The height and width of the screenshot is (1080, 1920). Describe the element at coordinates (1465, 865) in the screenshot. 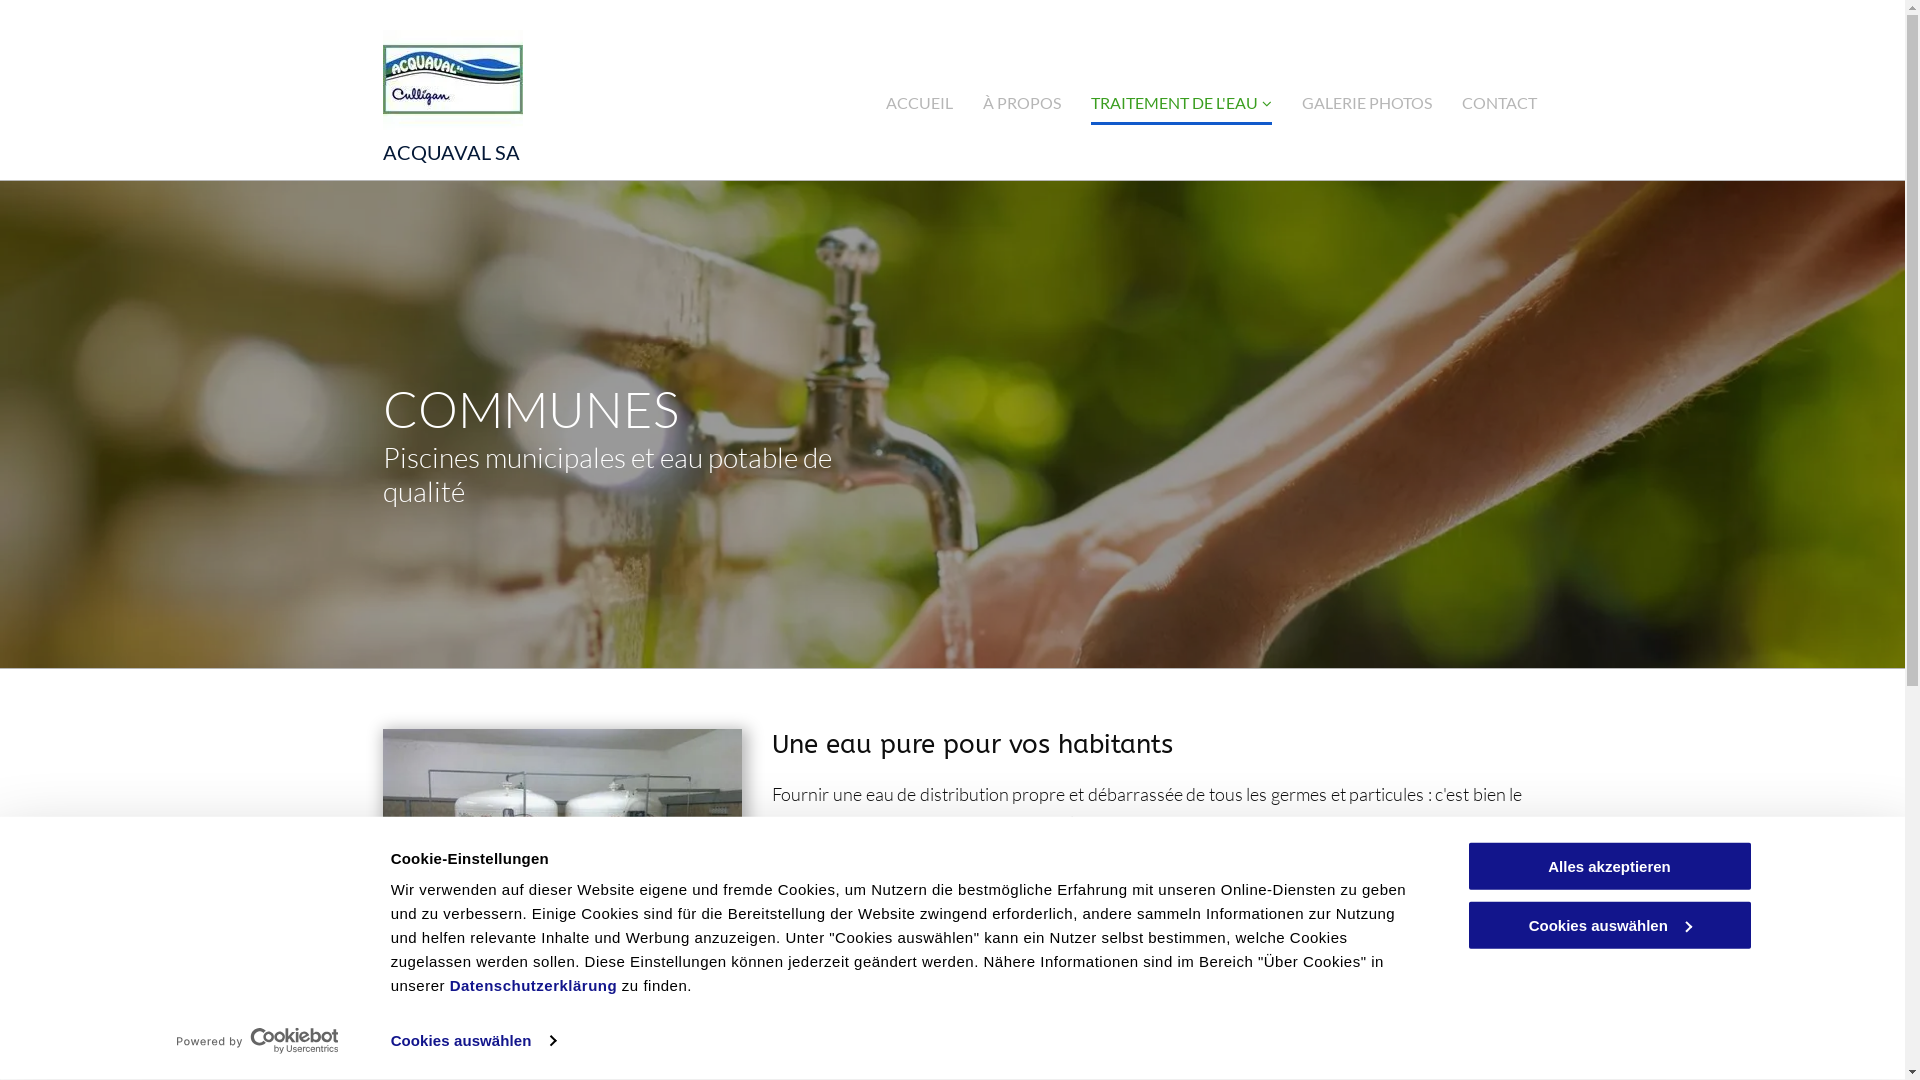

I see `'Alles akzeptieren'` at that location.